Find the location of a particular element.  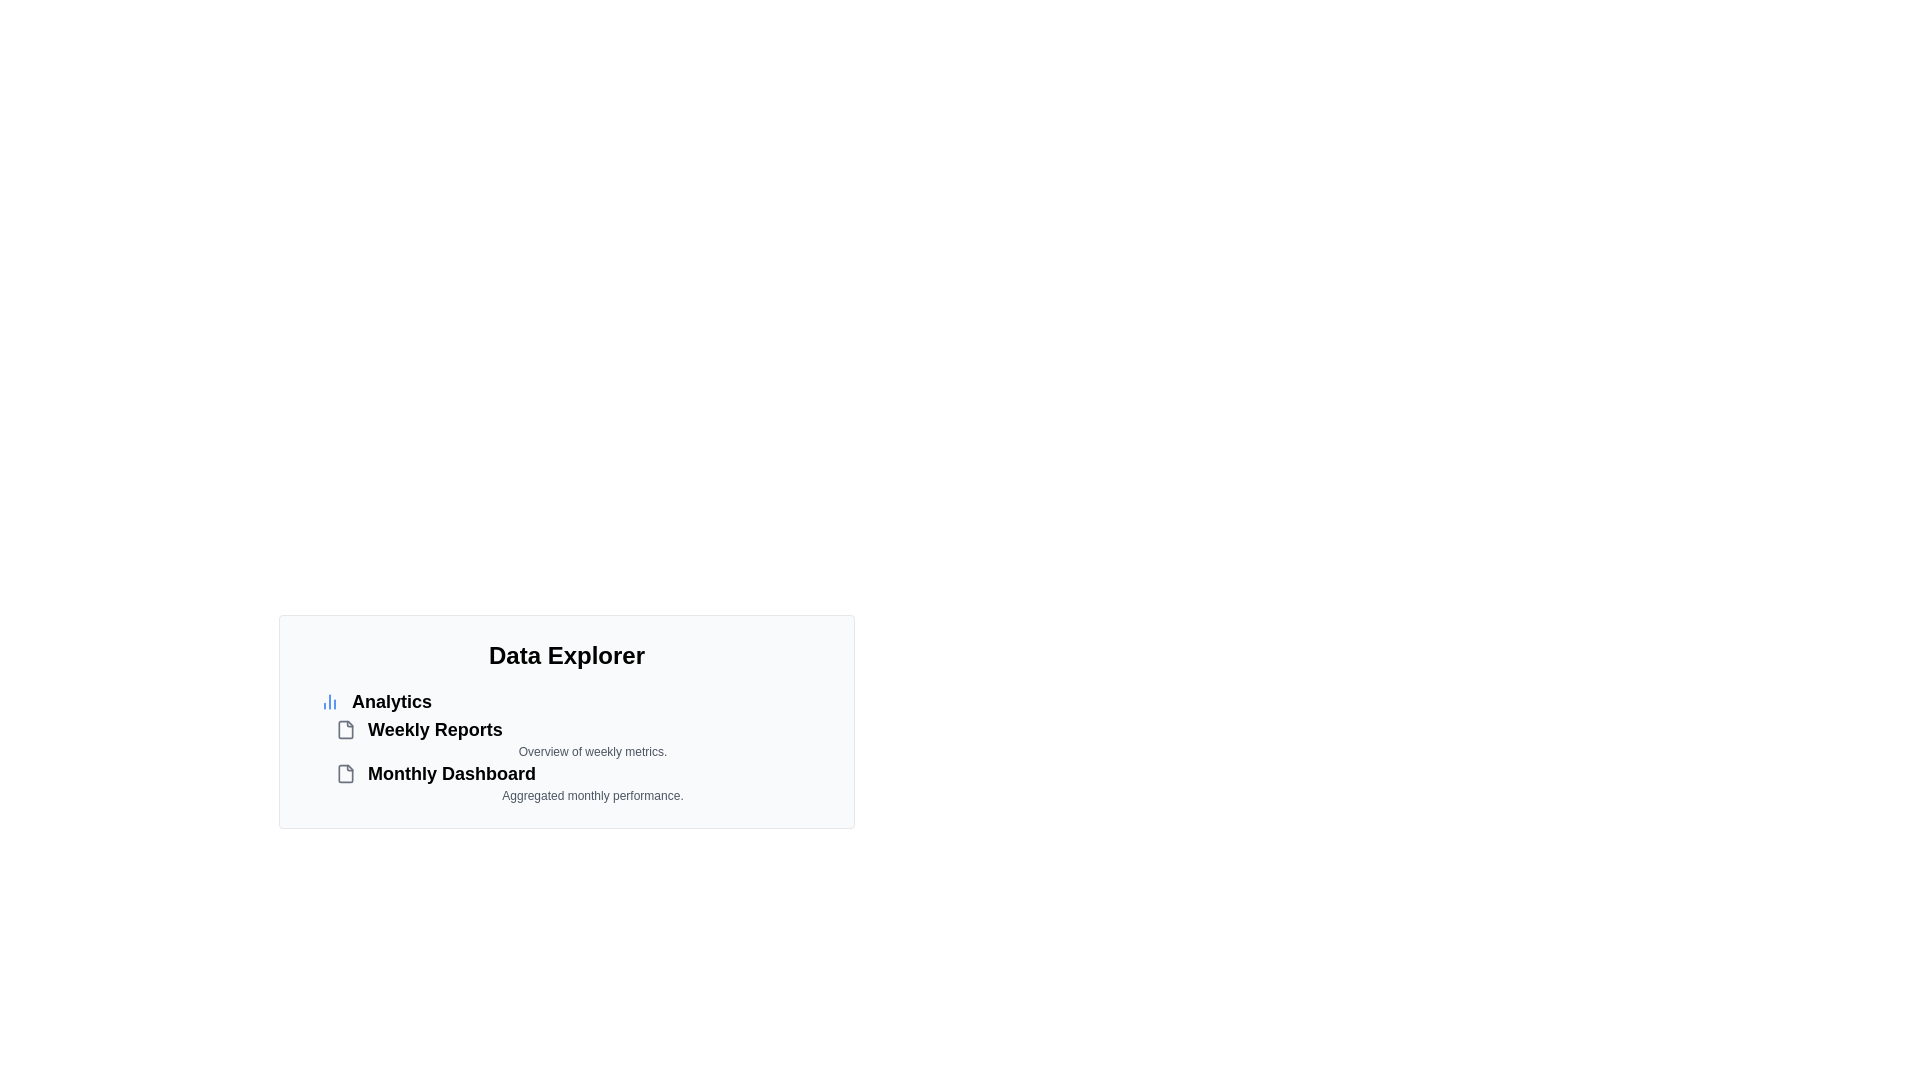

the 'Analytics' icon located to the left of the 'Analytics' text within the 'Data Explorer' section is located at coordinates (330, 701).